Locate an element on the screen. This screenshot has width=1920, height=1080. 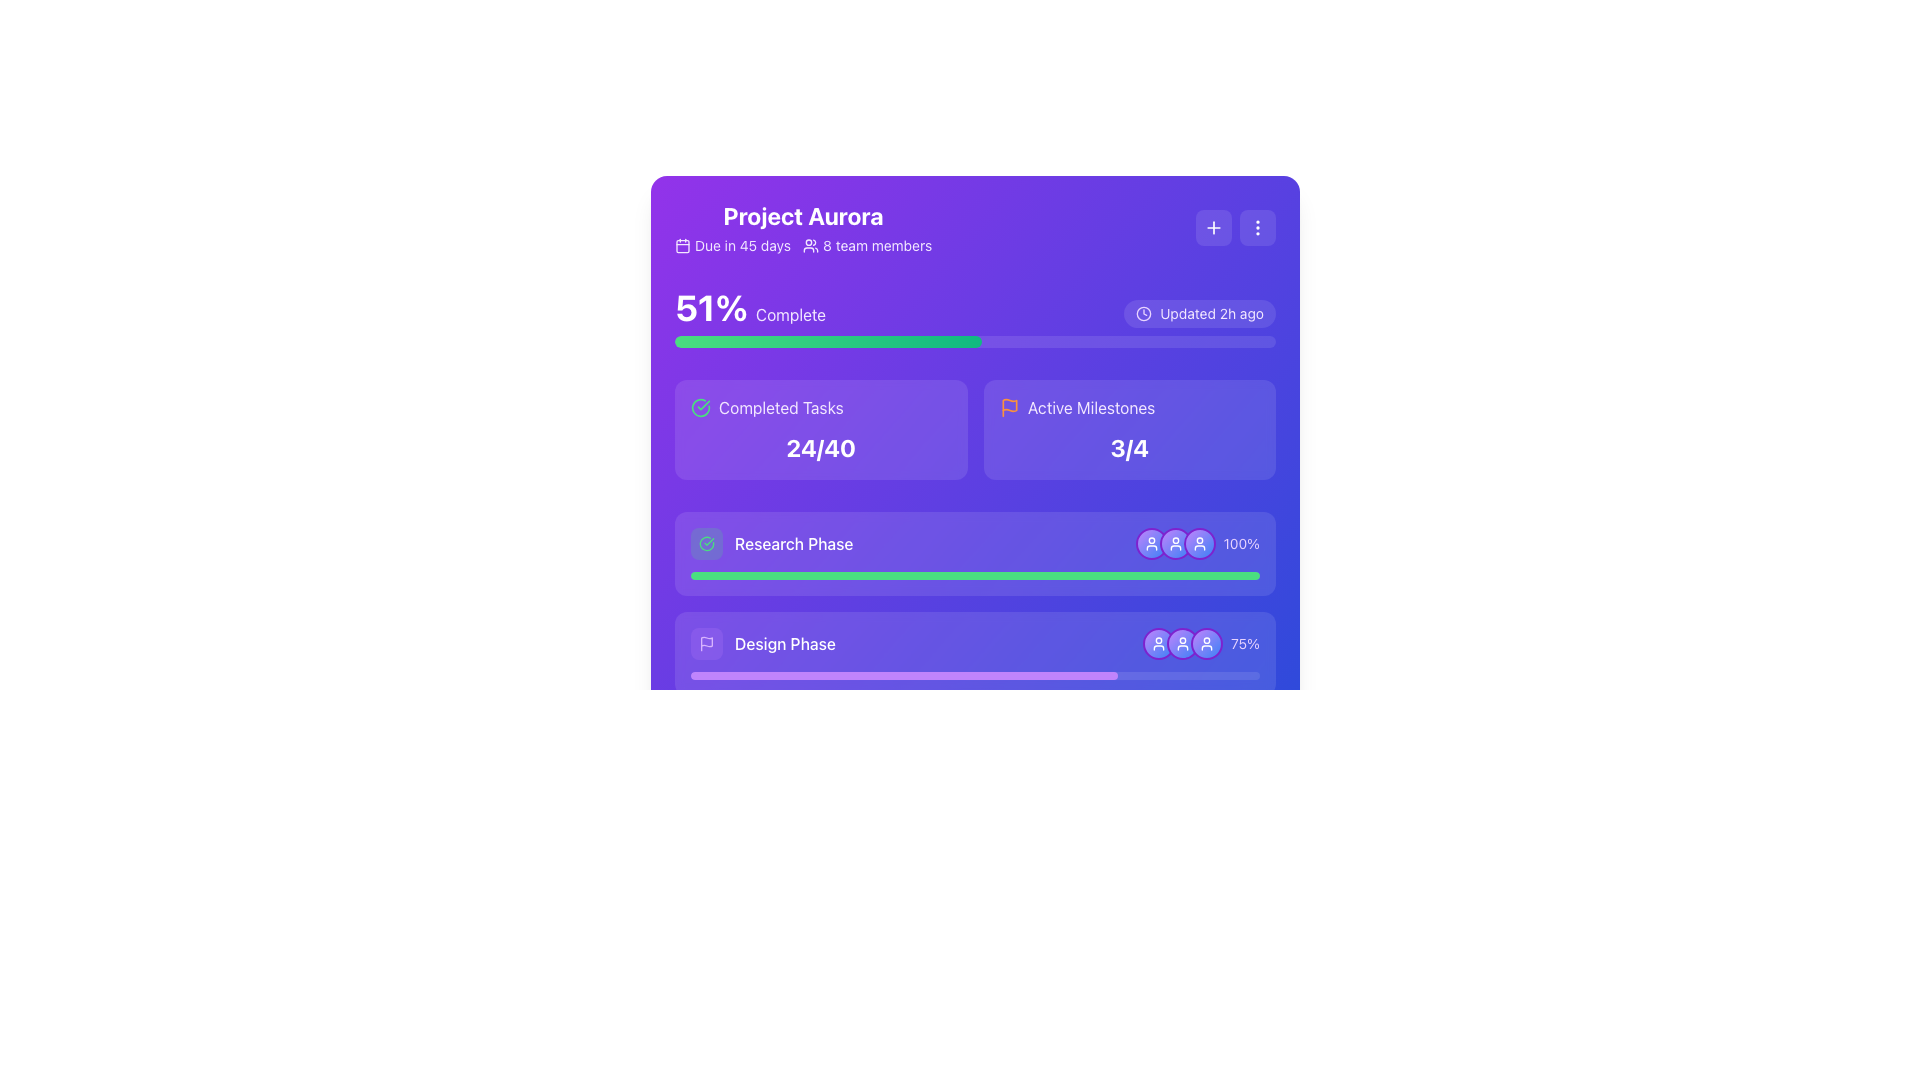
the square button with a '+' icon located in the top-right corner of the purple card is located at coordinates (1213, 226).